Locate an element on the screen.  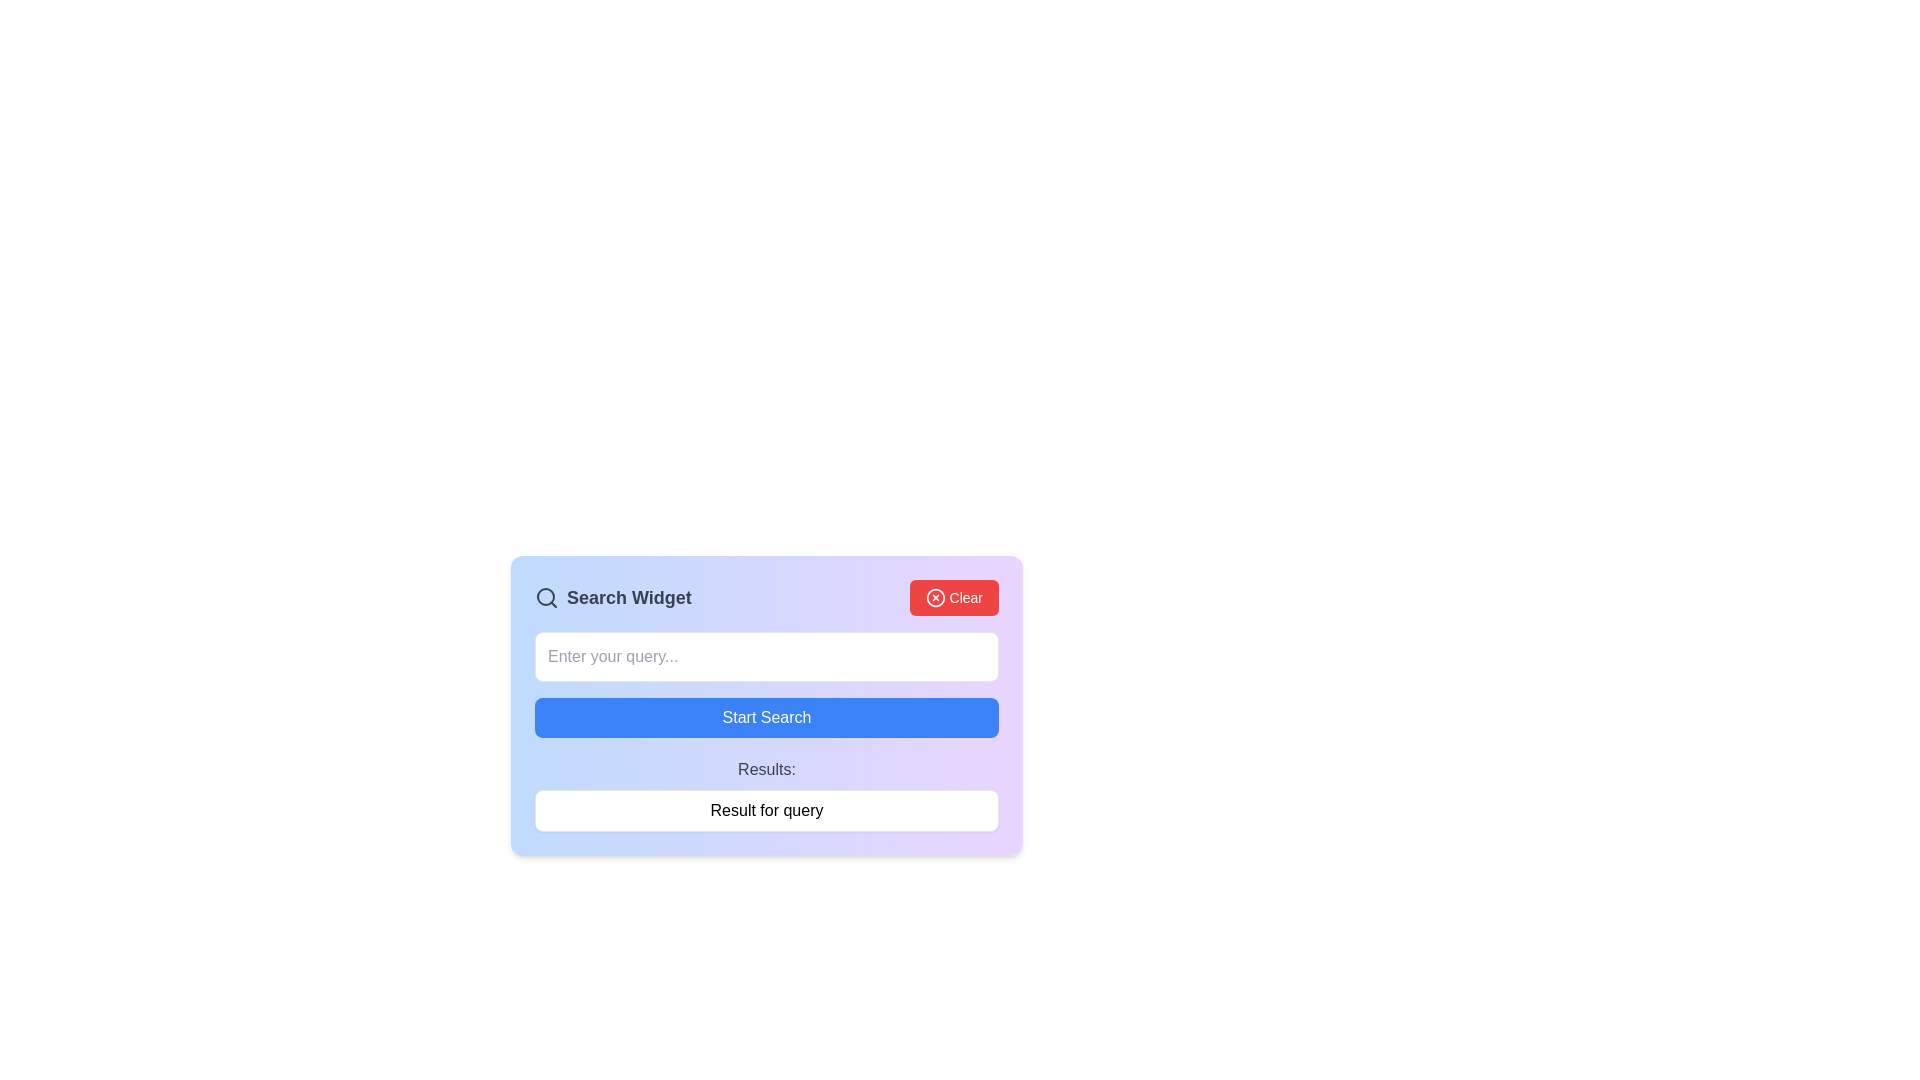
the static text label that indicates the section for displaying search results, located below the 'Start Search' button and above the 'Result for query' area is located at coordinates (766, 769).